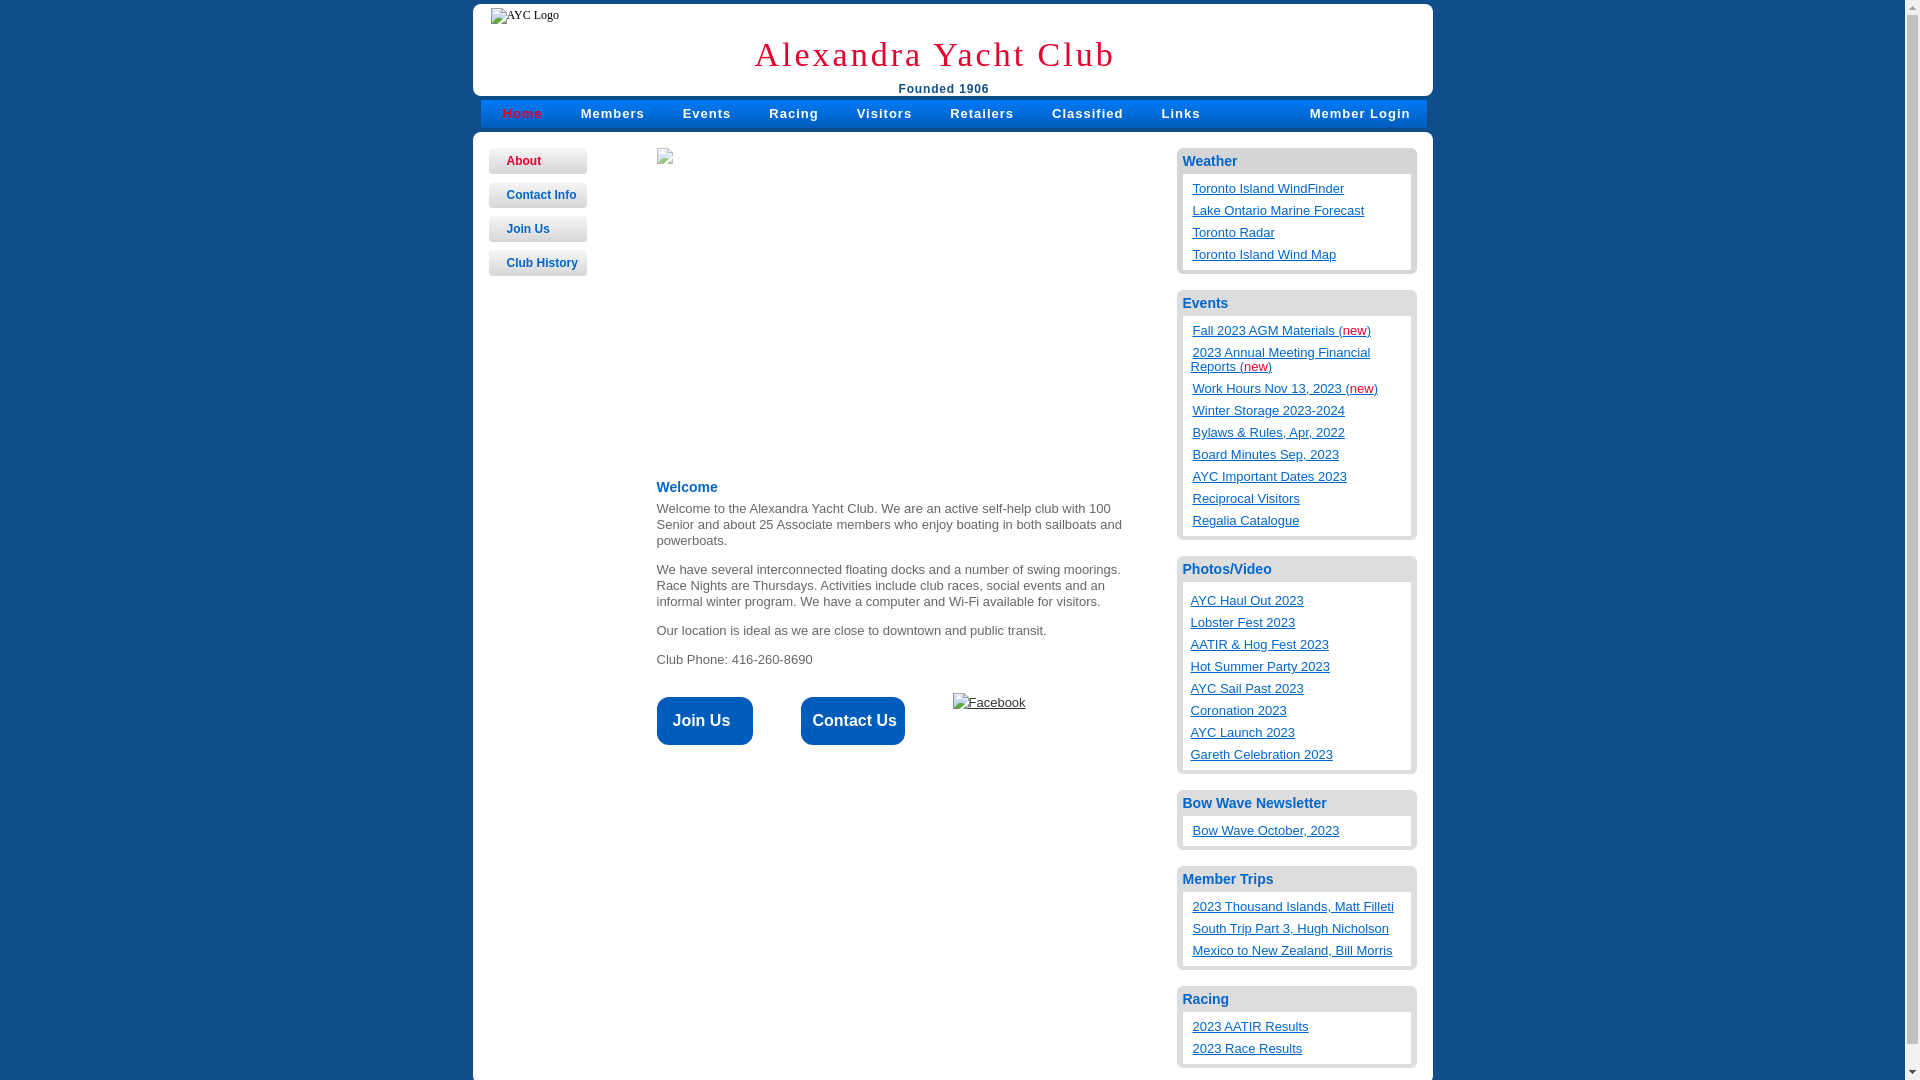 The width and height of the screenshot is (1920, 1080). What do you see at coordinates (682, 113) in the screenshot?
I see `'Events'` at bounding box center [682, 113].